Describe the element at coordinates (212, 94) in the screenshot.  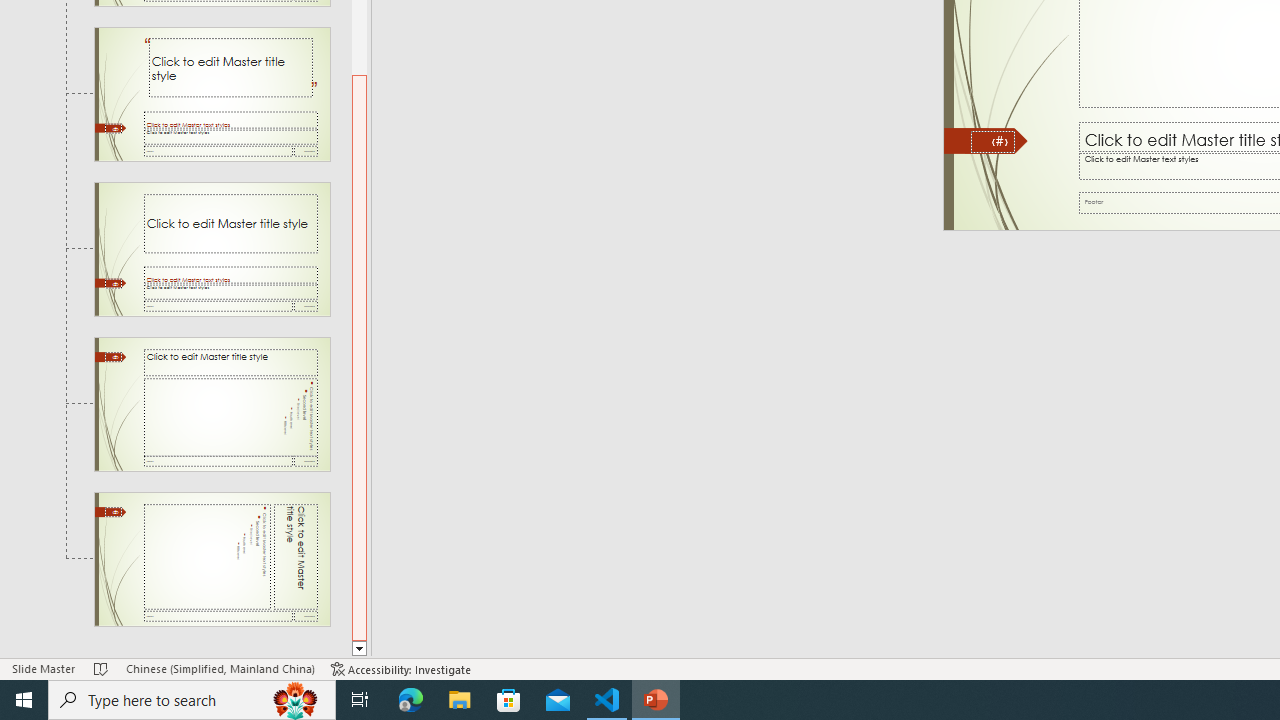
I see `'Slide Quote Name Card Layout: used by no slides'` at that location.